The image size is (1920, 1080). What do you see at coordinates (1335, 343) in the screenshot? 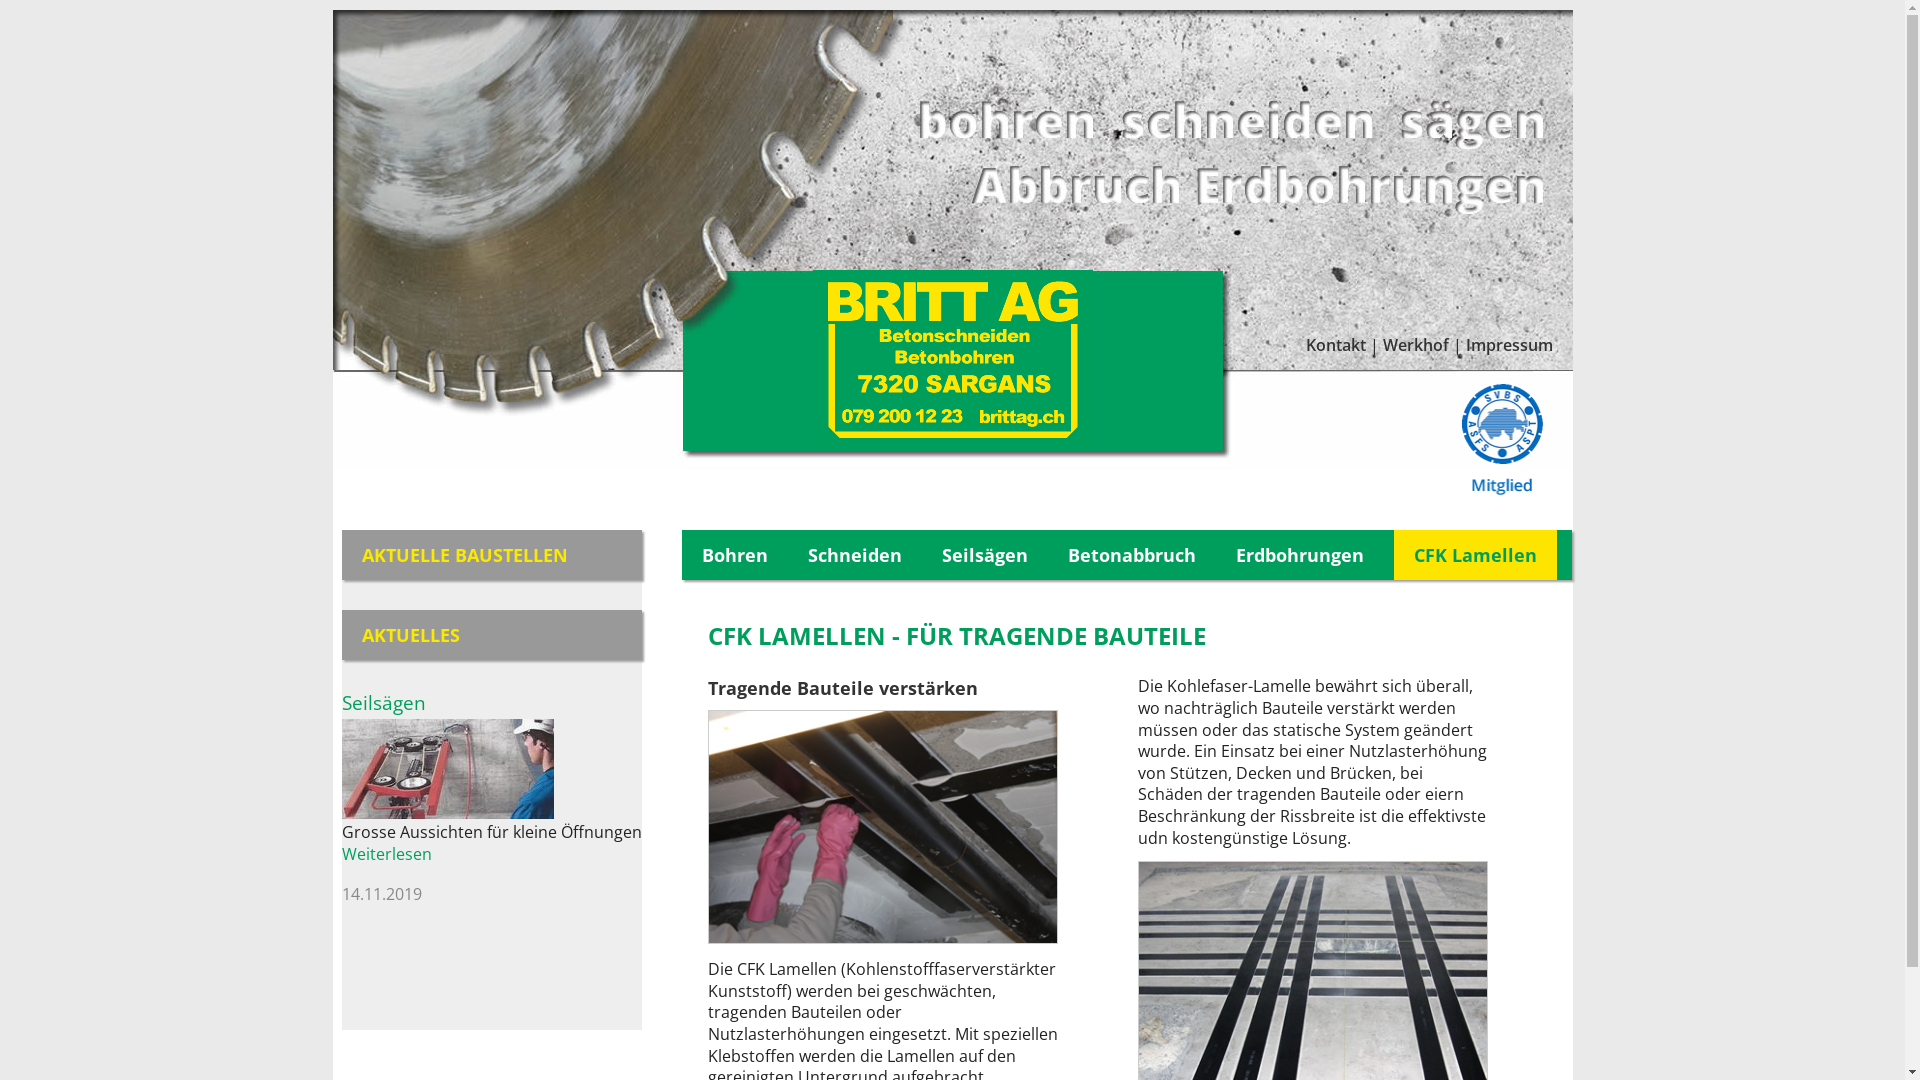
I see `'Kontakt'` at bounding box center [1335, 343].